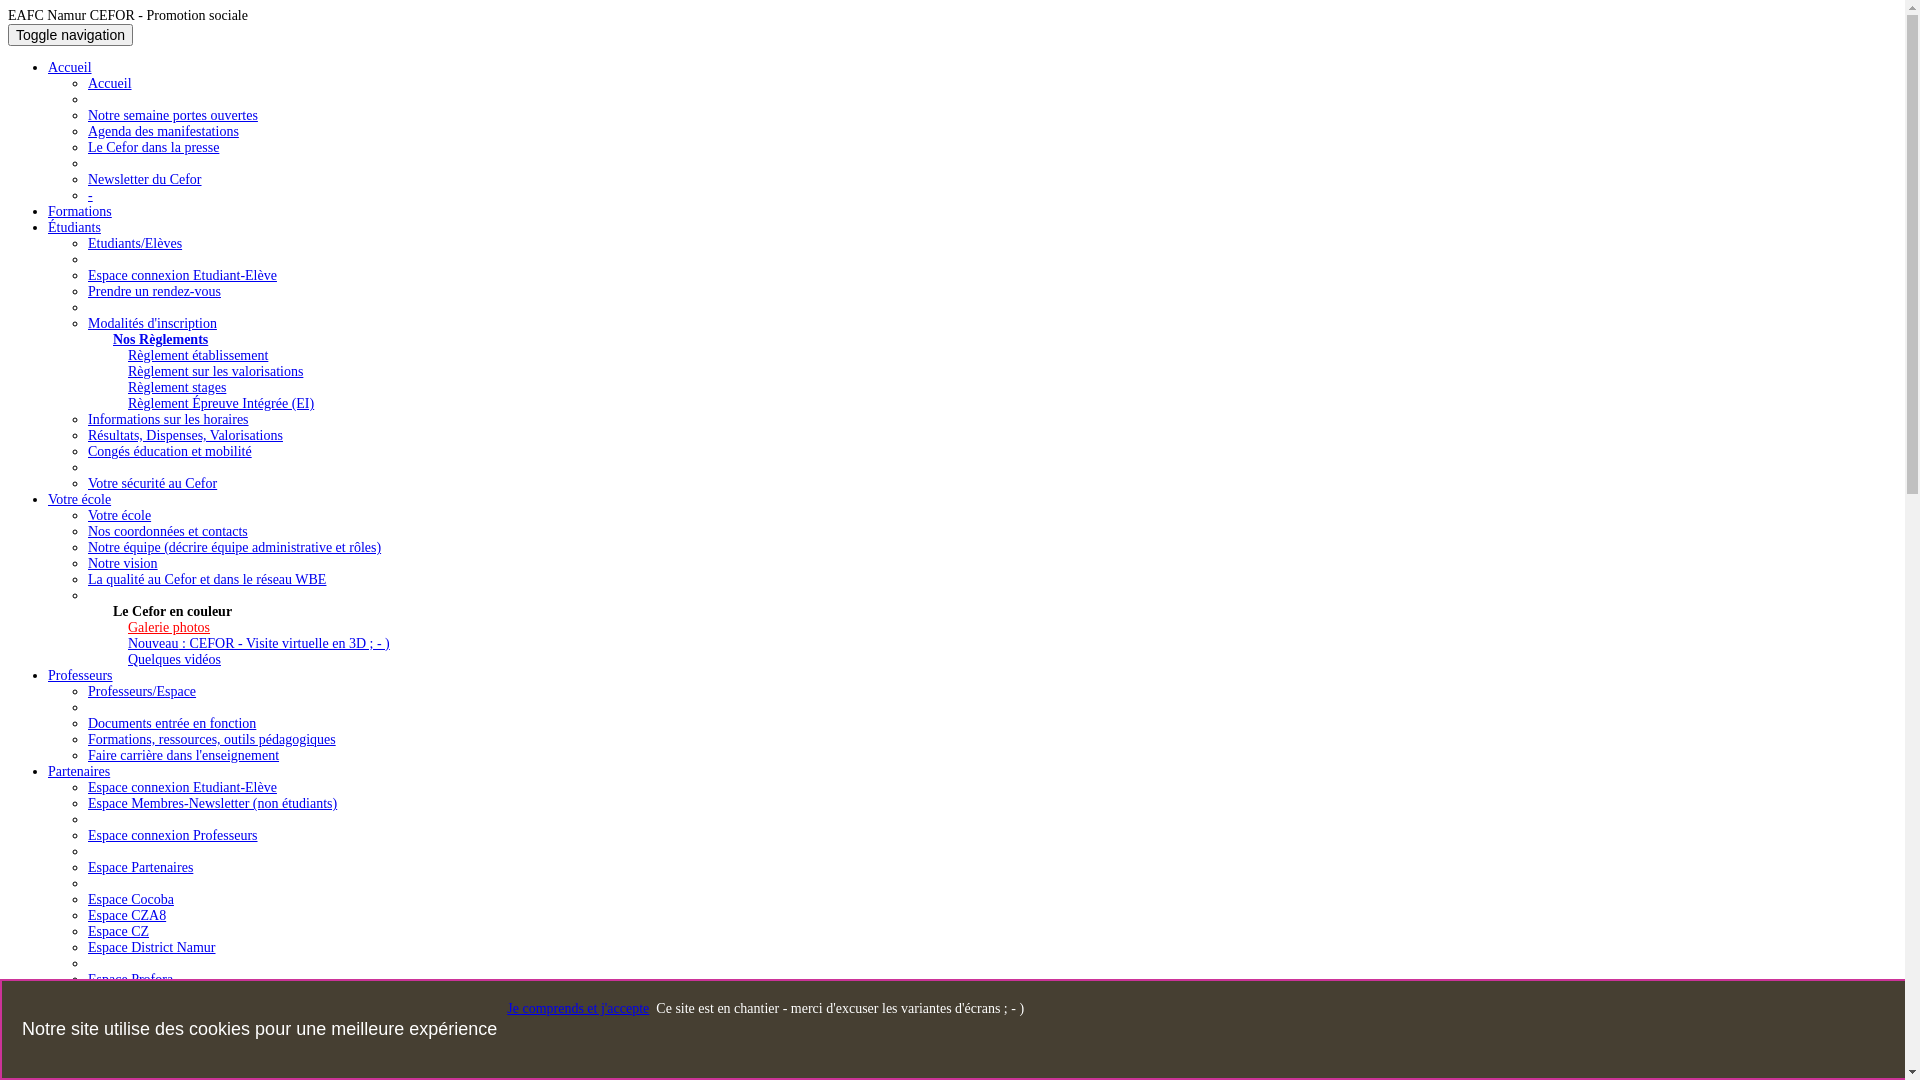 The width and height of the screenshot is (1920, 1080). What do you see at coordinates (48, 1011) in the screenshot?
I see `'Contact'` at bounding box center [48, 1011].